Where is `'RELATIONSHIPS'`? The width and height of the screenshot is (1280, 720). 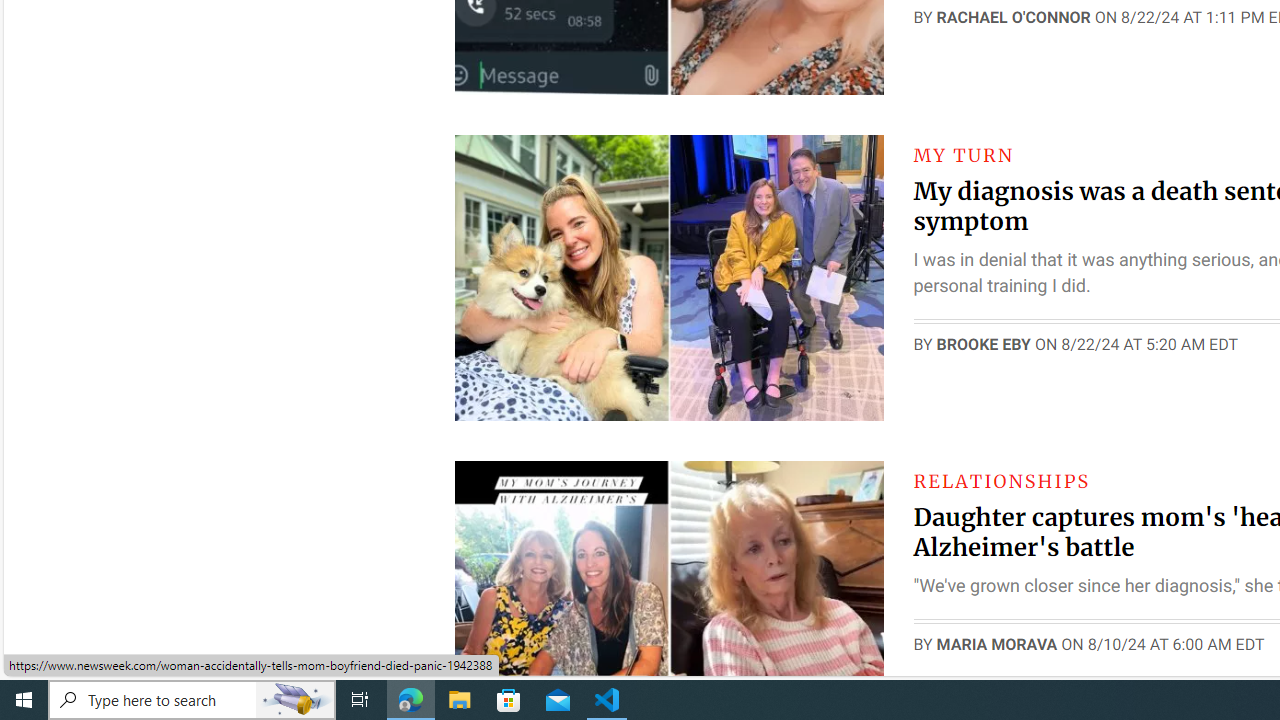
'RELATIONSHIPS' is located at coordinates (1001, 480).